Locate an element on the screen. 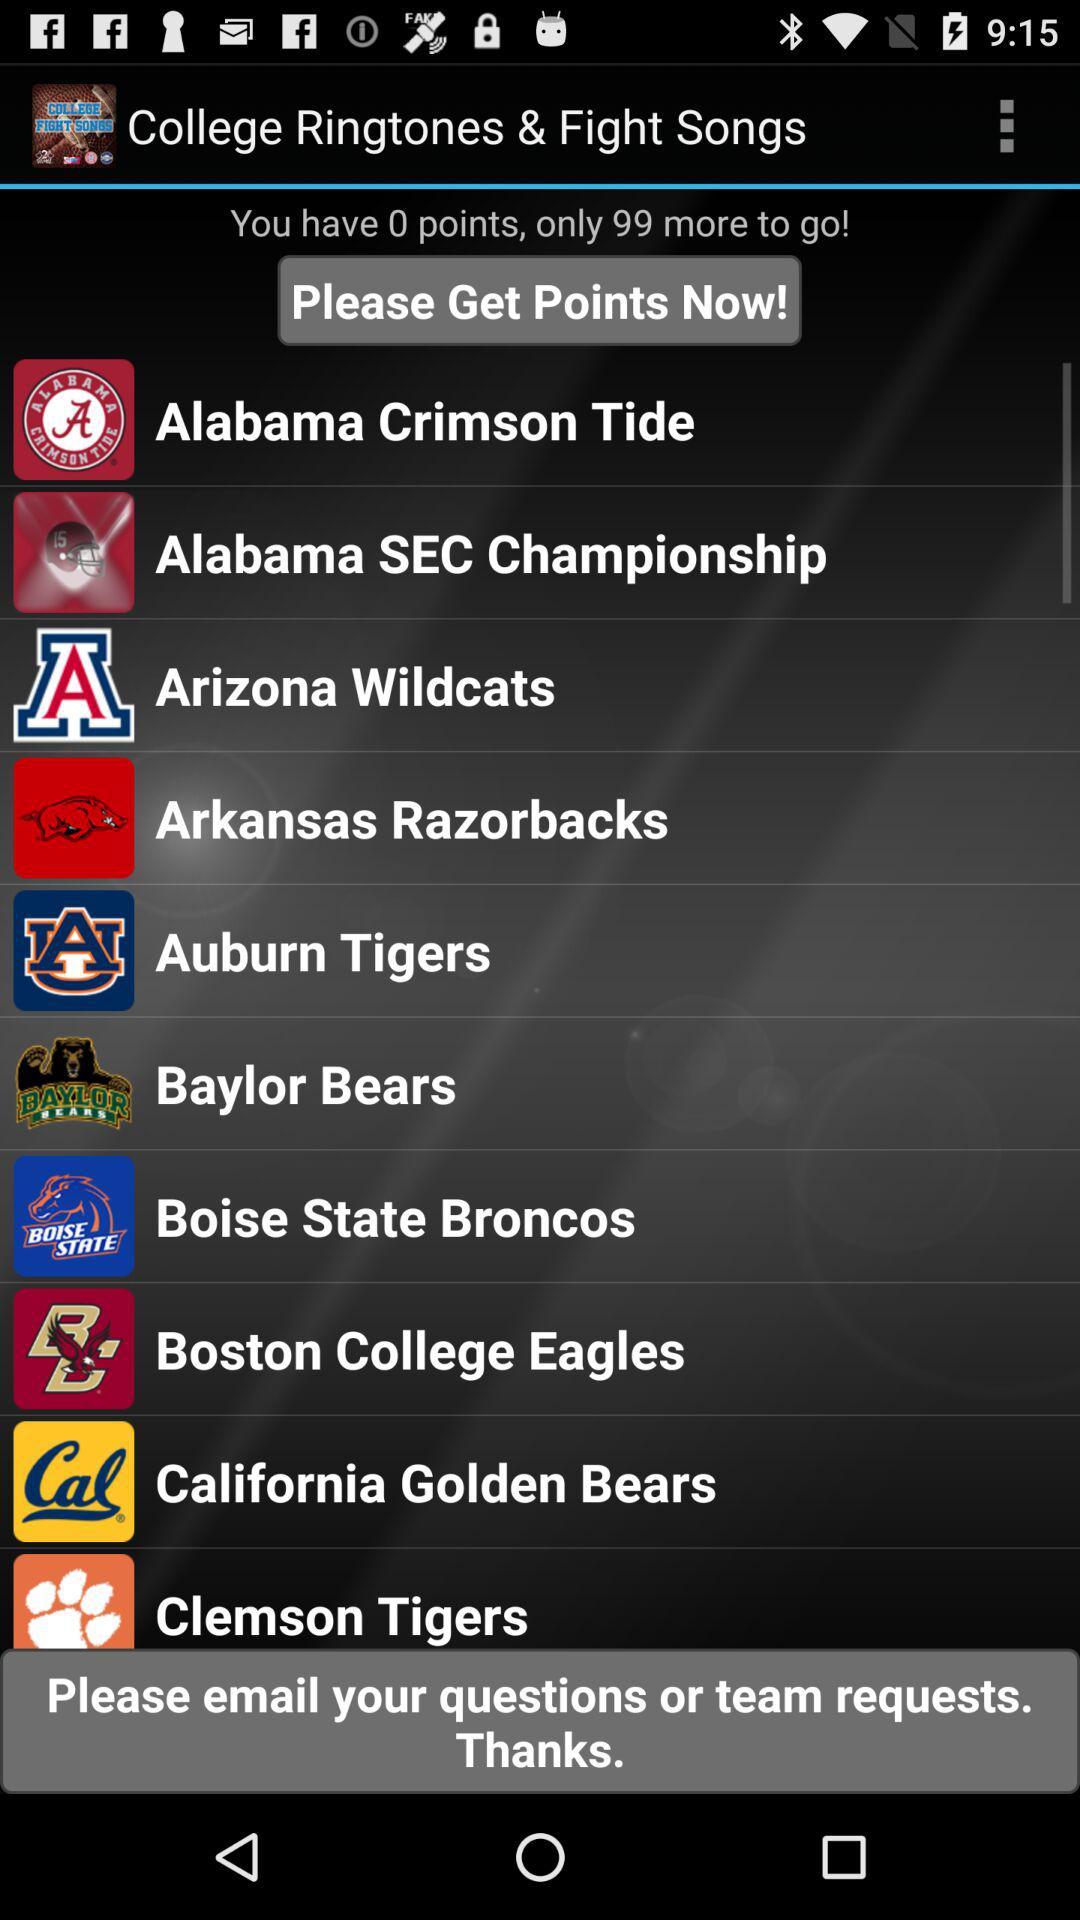 Image resolution: width=1080 pixels, height=1920 pixels. the boston college eagles icon is located at coordinates (419, 1348).